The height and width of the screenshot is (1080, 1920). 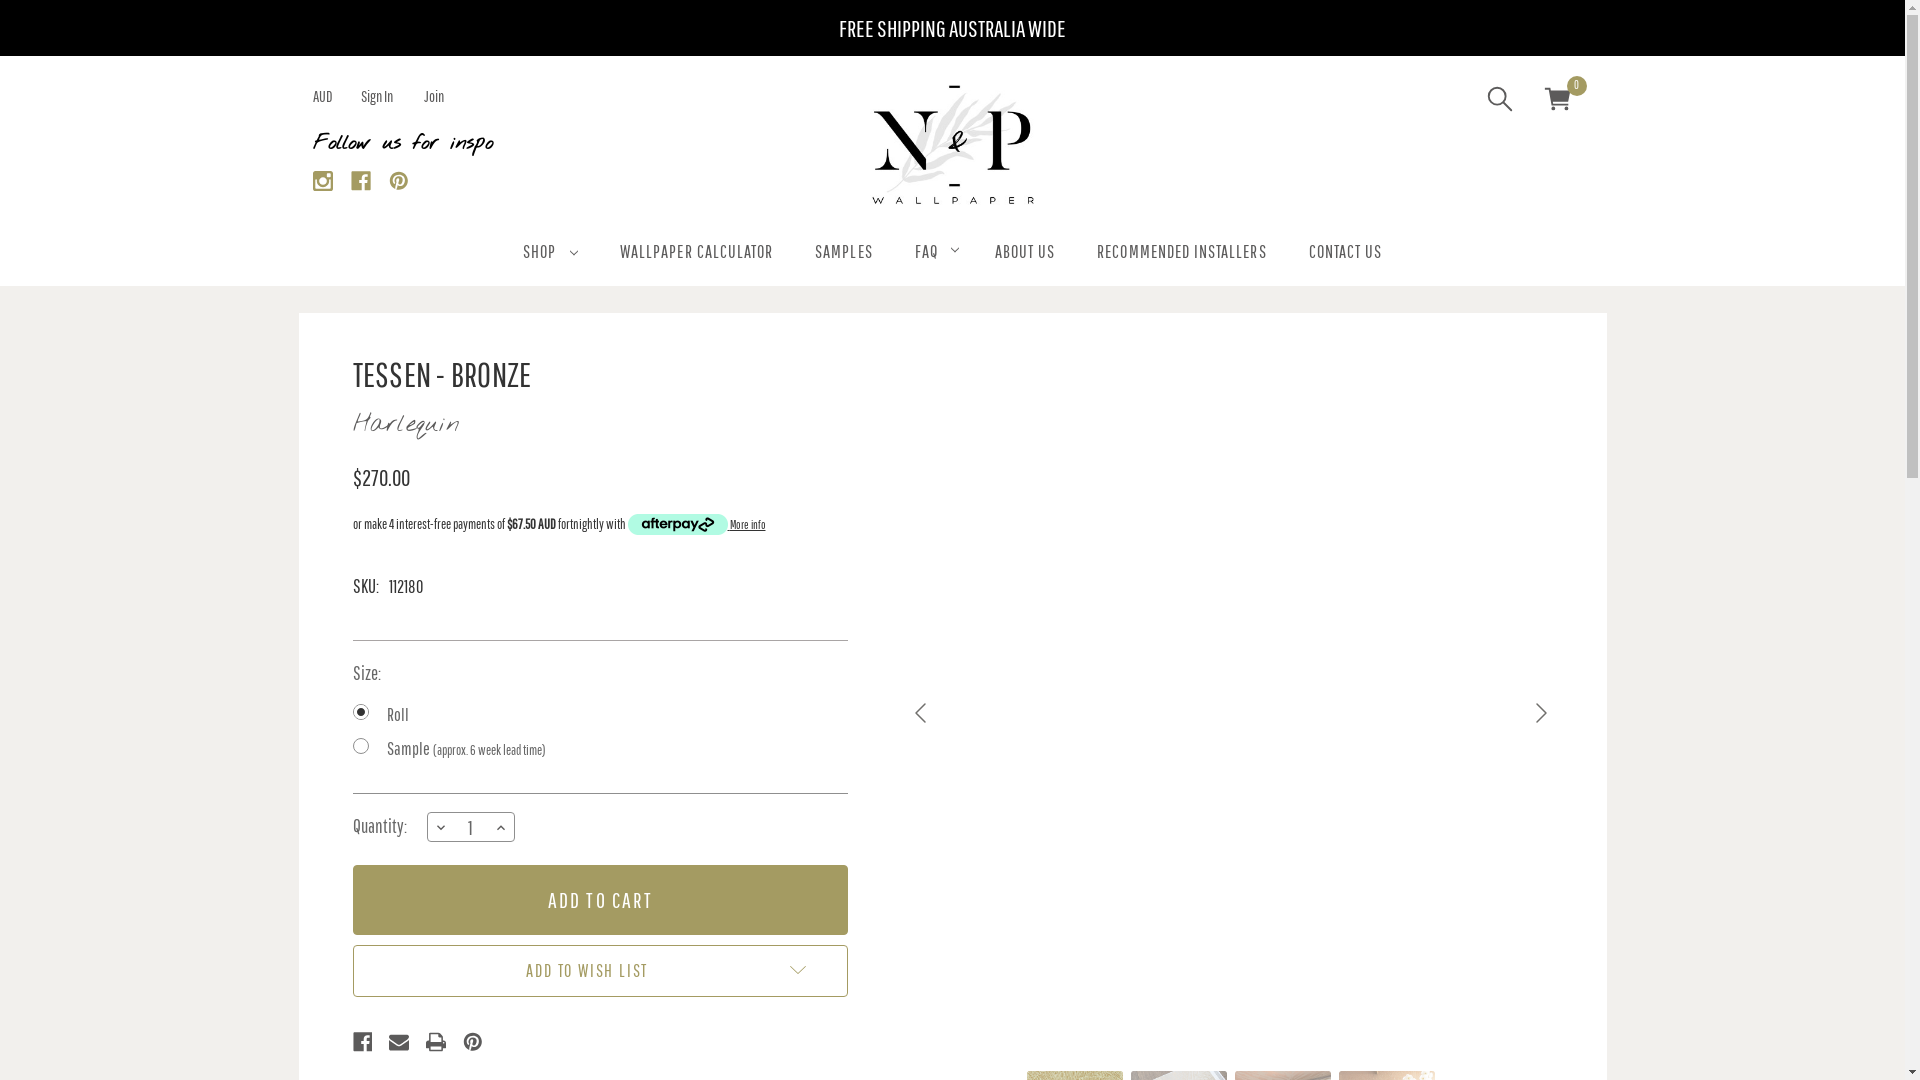 What do you see at coordinates (892, 253) in the screenshot?
I see `'FAQ'` at bounding box center [892, 253].